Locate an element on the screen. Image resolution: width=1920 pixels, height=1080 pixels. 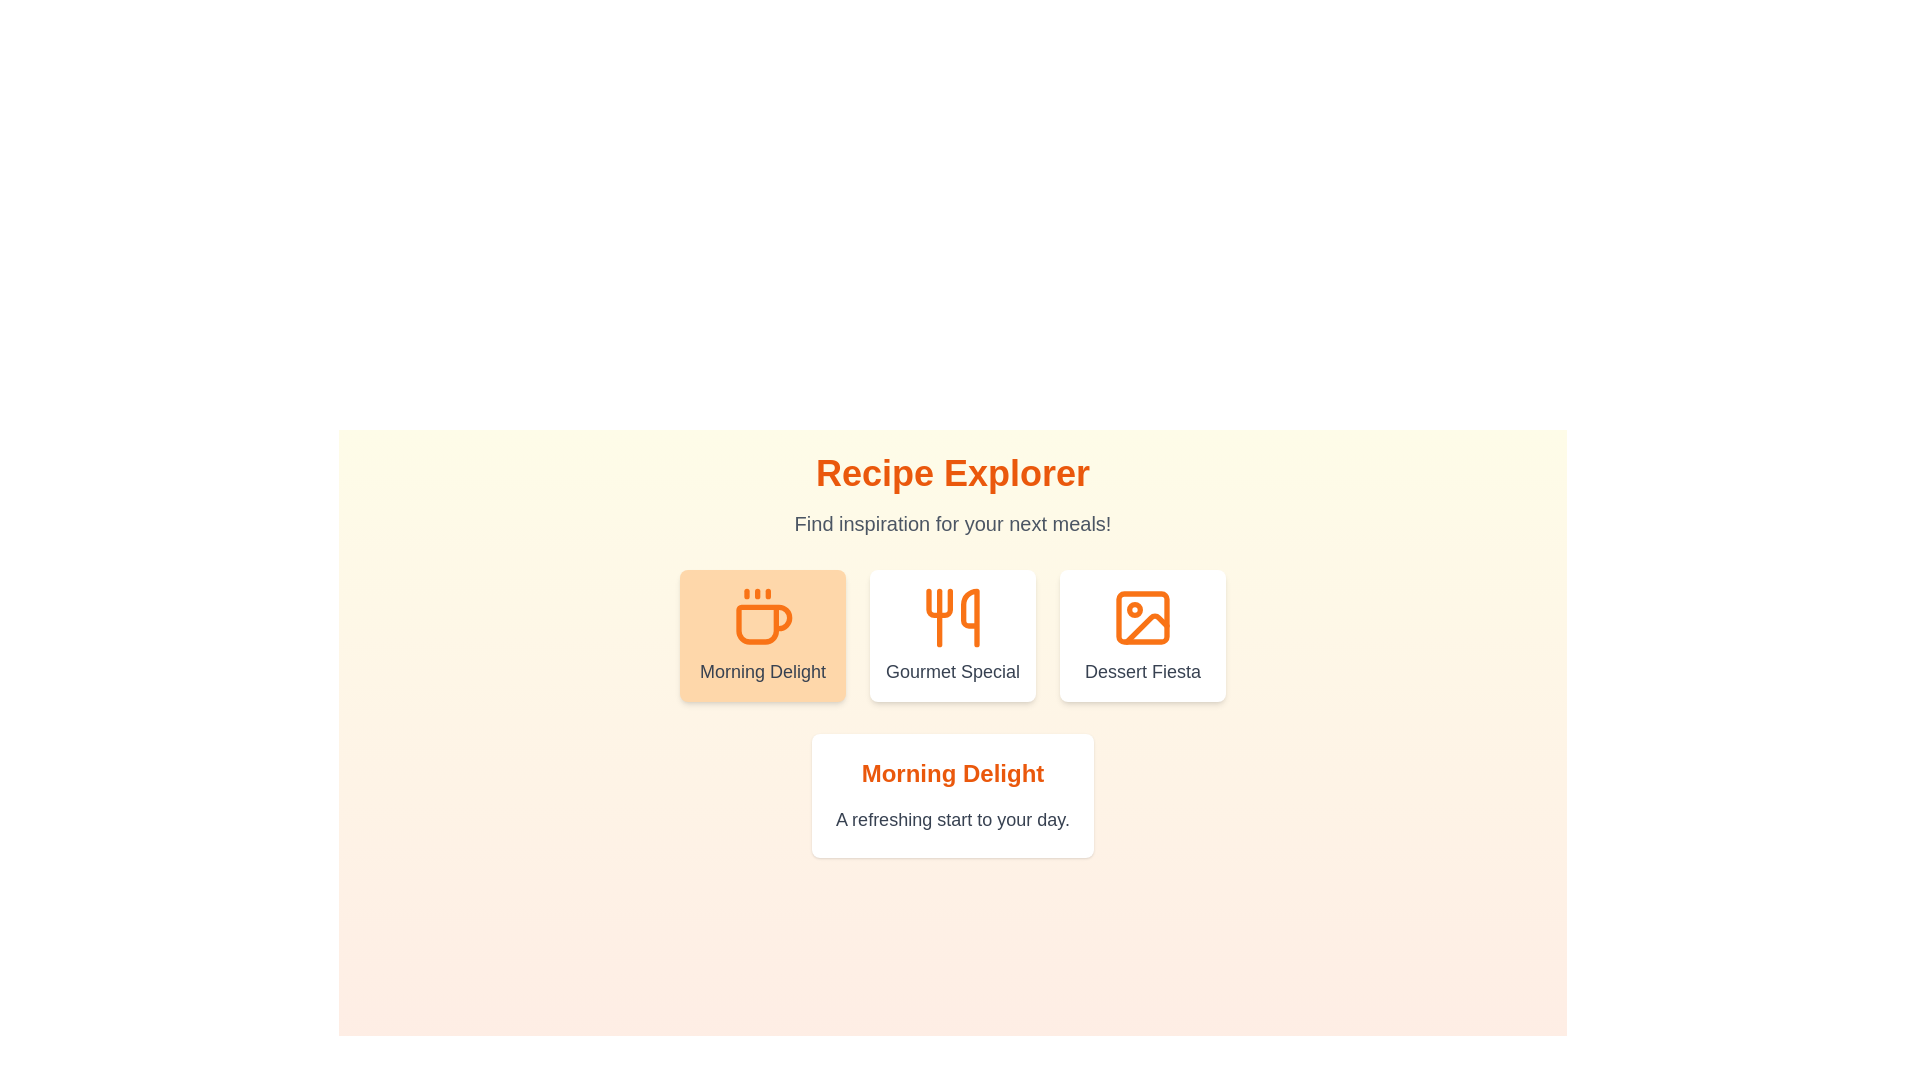
the central text label that serves as a title or heading, positioned above the text 'A refreshing start to your day.' is located at coordinates (952, 773).